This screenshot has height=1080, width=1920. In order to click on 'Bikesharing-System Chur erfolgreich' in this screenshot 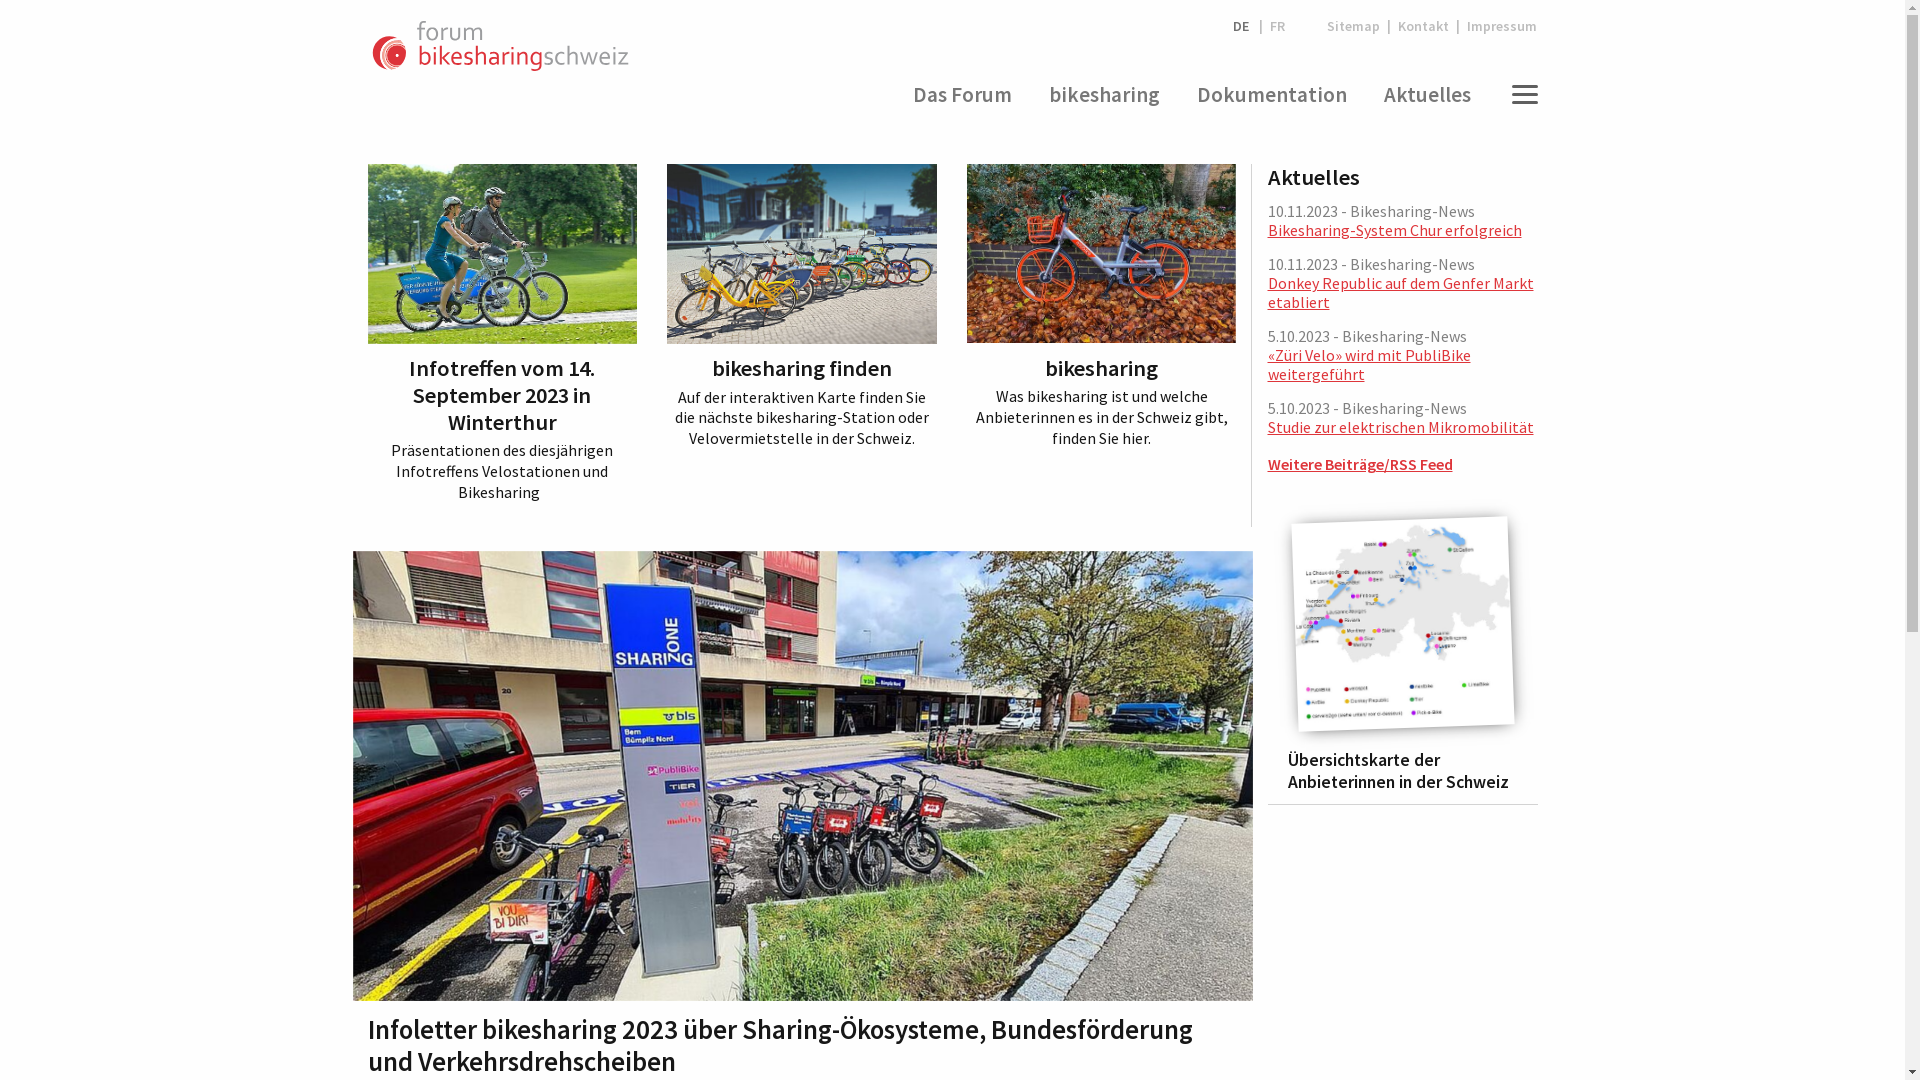, I will do `click(1394, 229)`.